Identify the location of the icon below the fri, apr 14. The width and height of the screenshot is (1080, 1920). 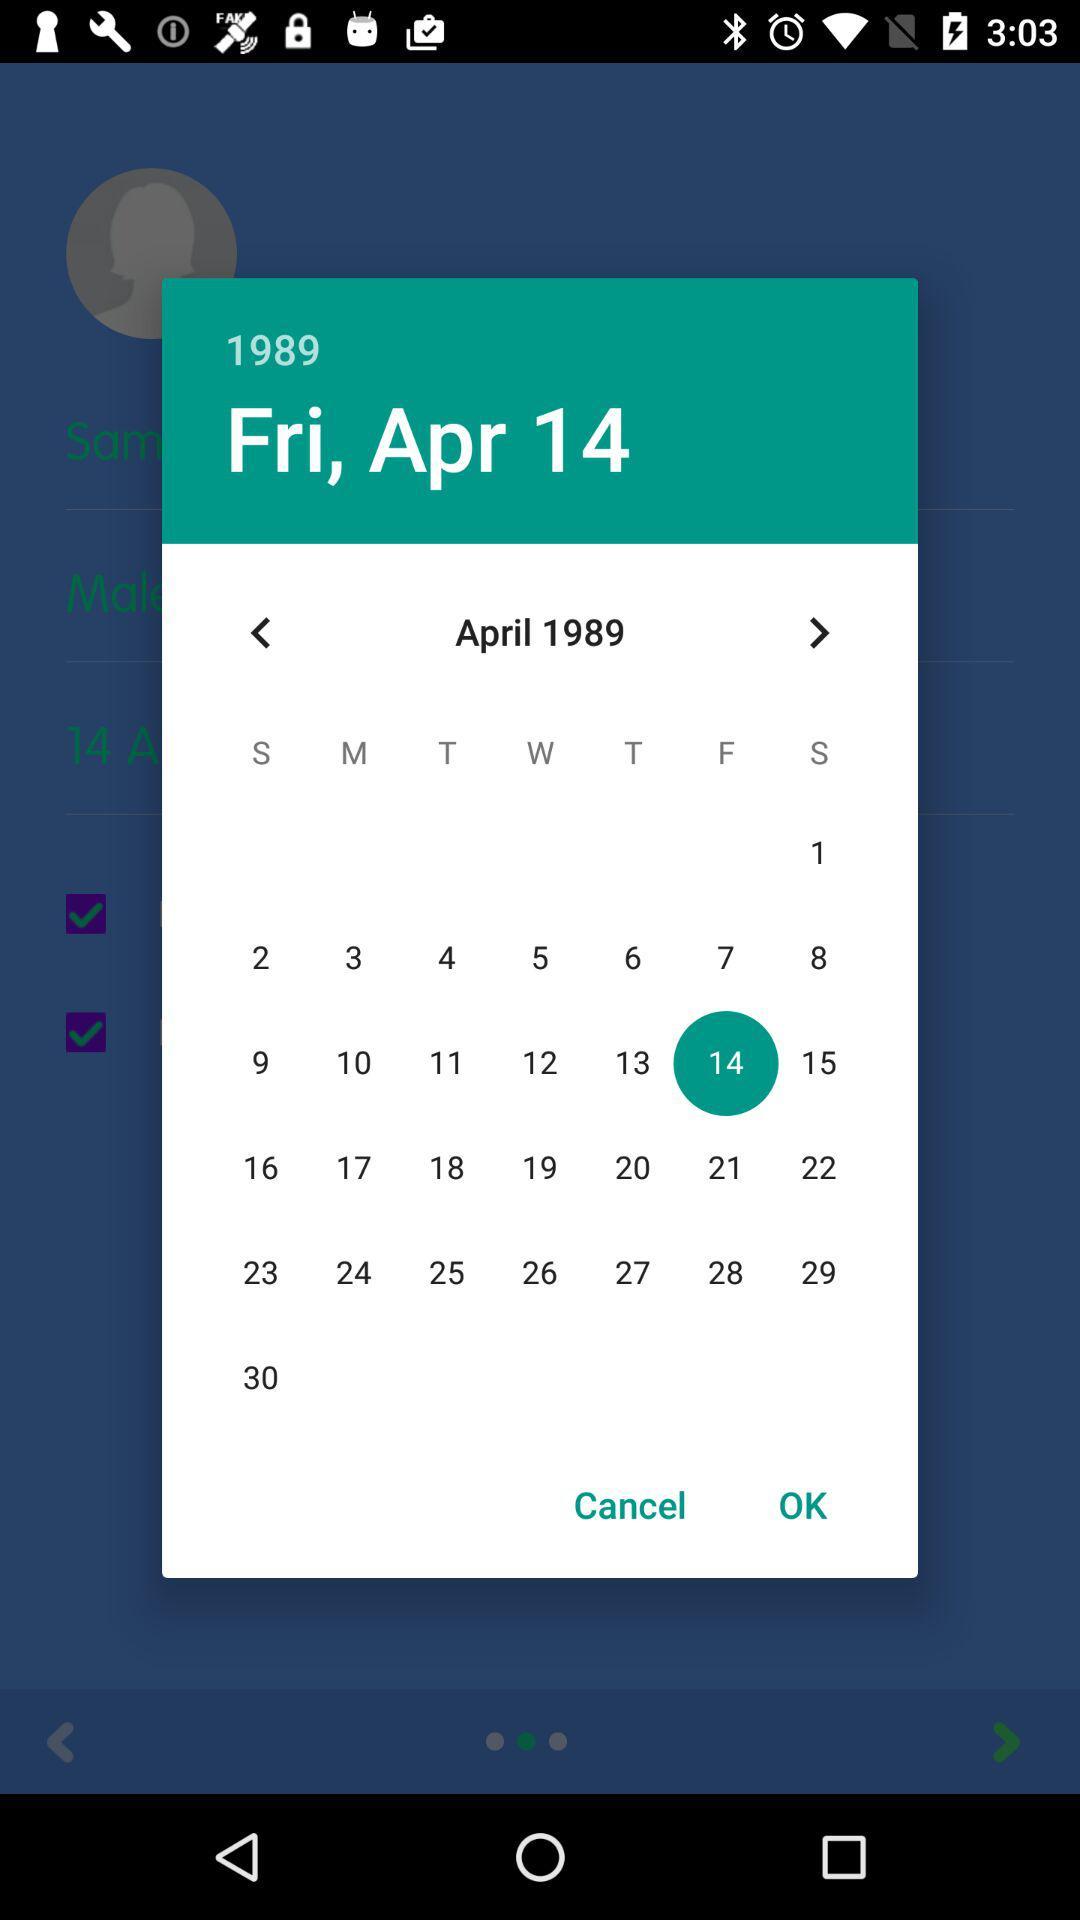
(260, 632).